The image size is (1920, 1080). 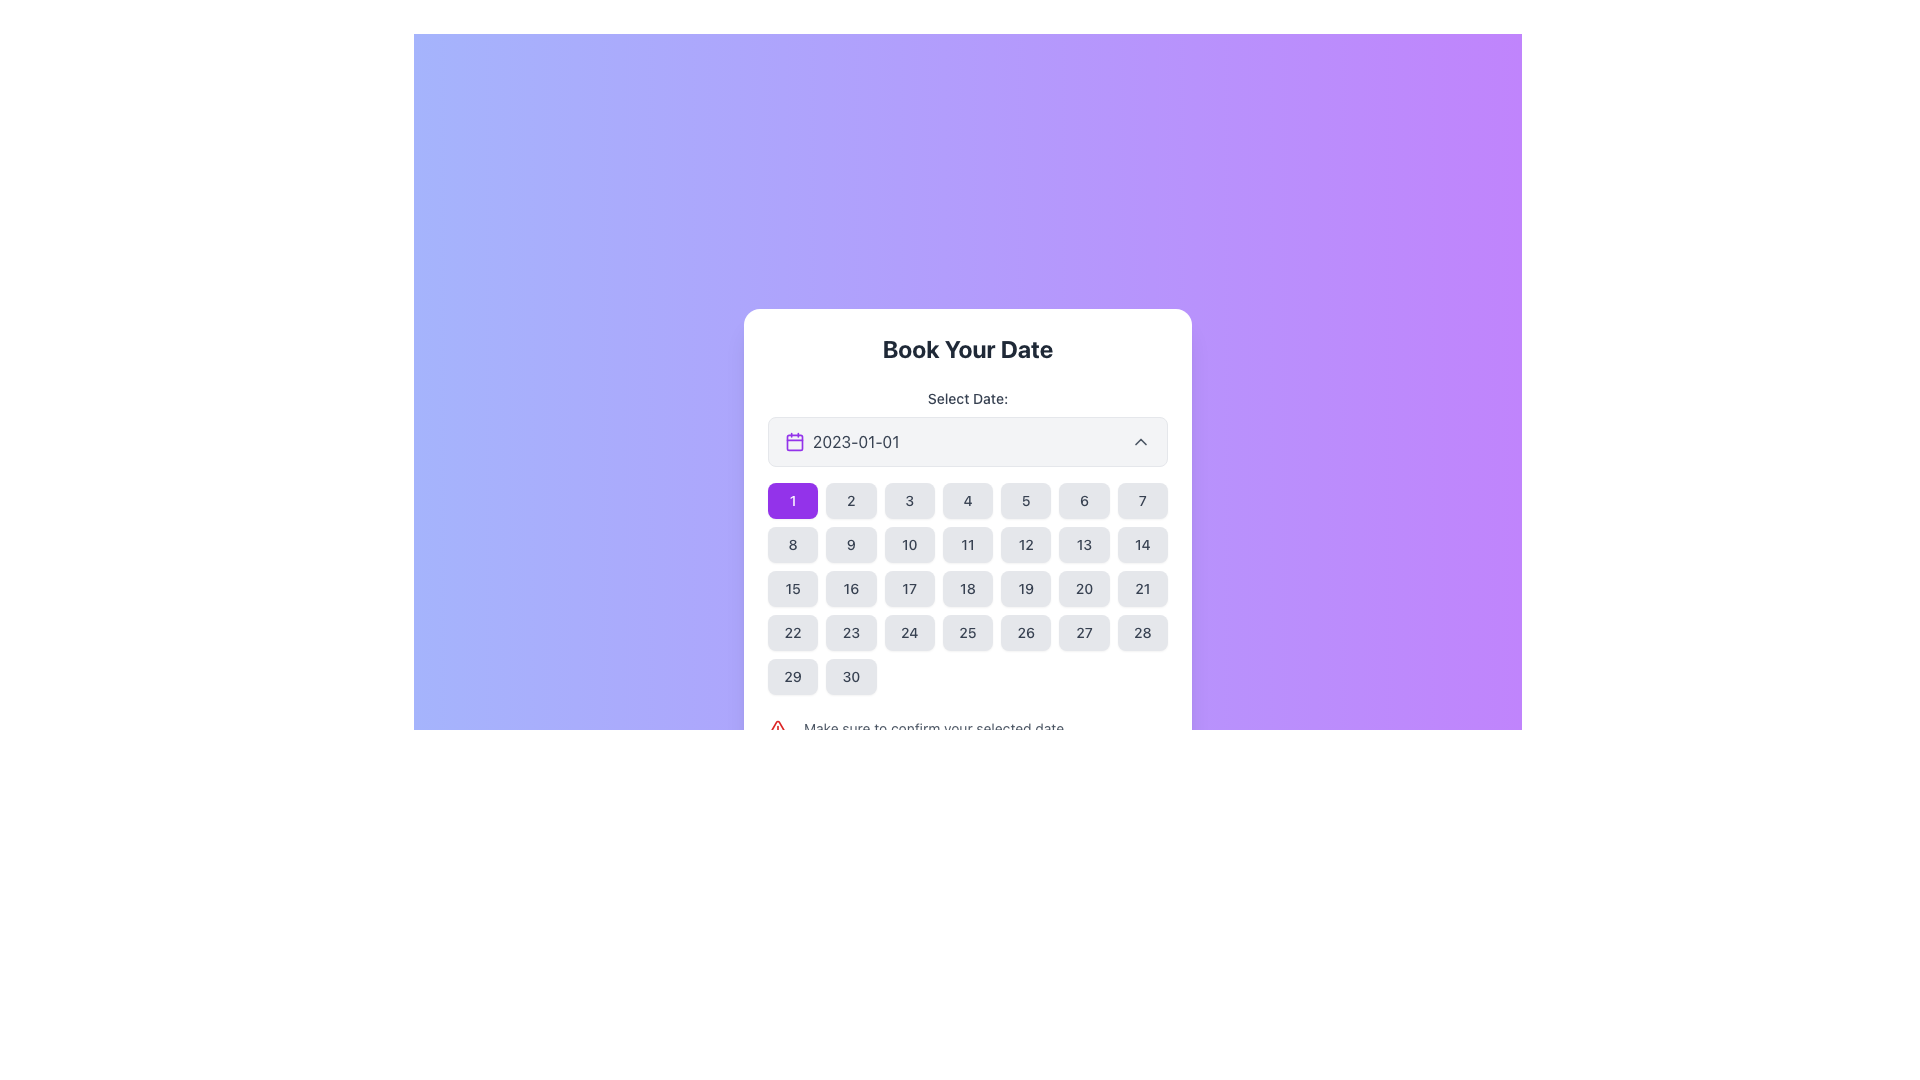 What do you see at coordinates (968, 588) in the screenshot?
I see `the button styled as a rounded rectangular badge with the number '18'` at bounding box center [968, 588].